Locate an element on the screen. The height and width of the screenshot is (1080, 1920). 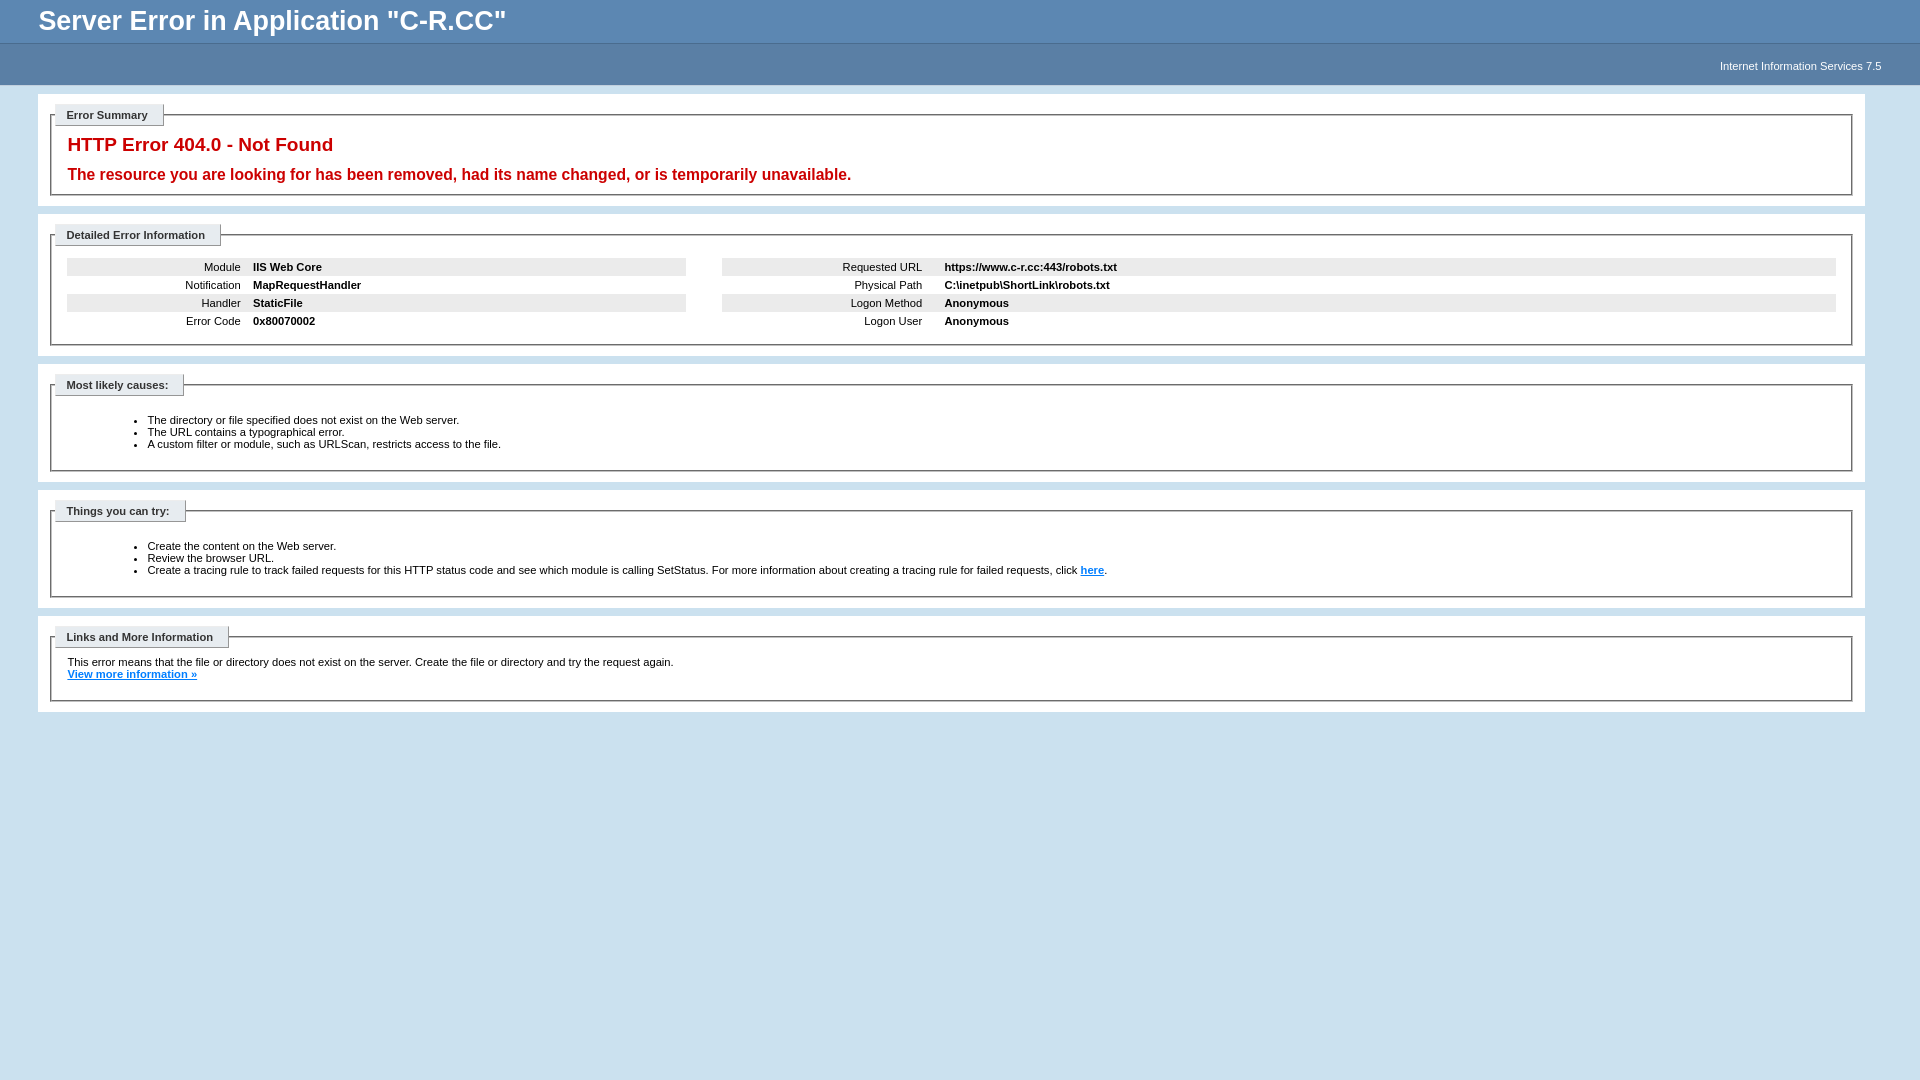
'here' is located at coordinates (1092, 570).